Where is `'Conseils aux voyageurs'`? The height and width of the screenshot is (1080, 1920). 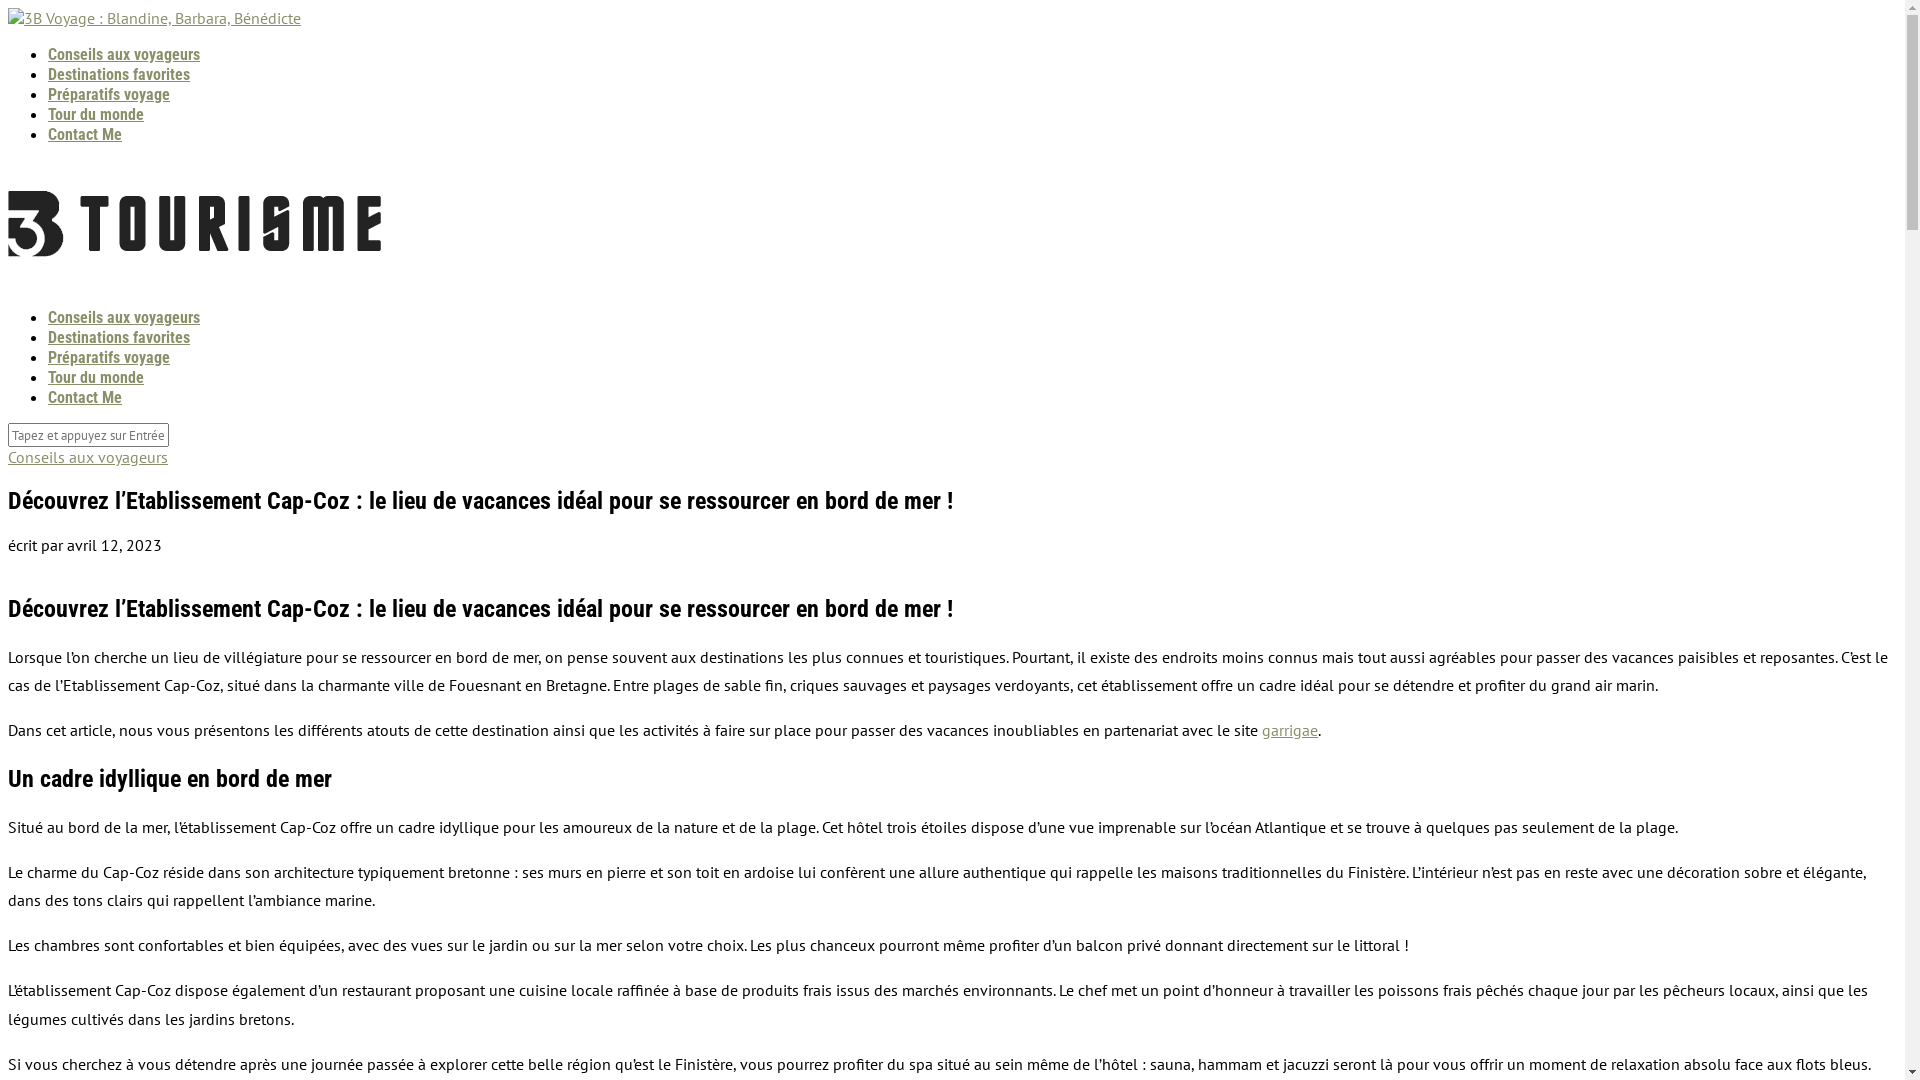
'Conseils aux voyageurs' is located at coordinates (123, 53).